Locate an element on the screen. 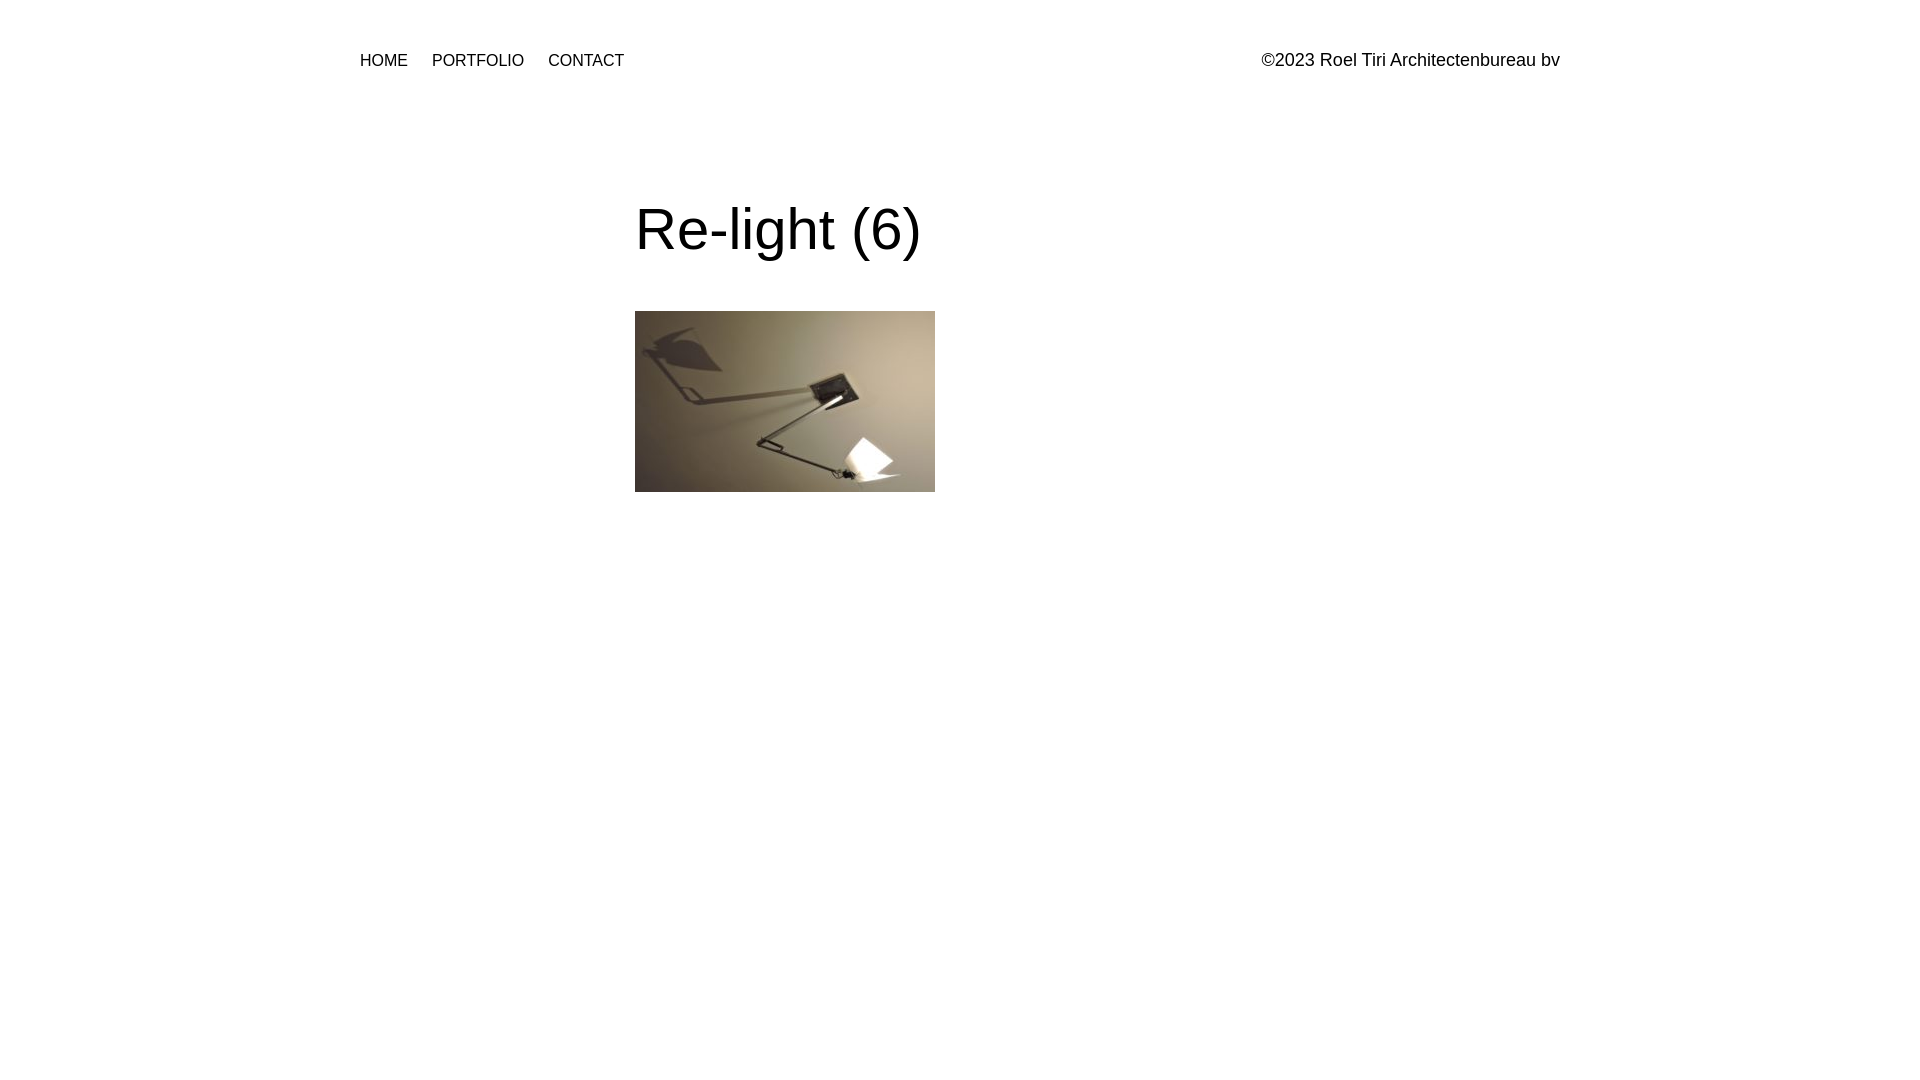 Image resolution: width=1920 pixels, height=1080 pixels. 'CONTACT' is located at coordinates (584, 60).